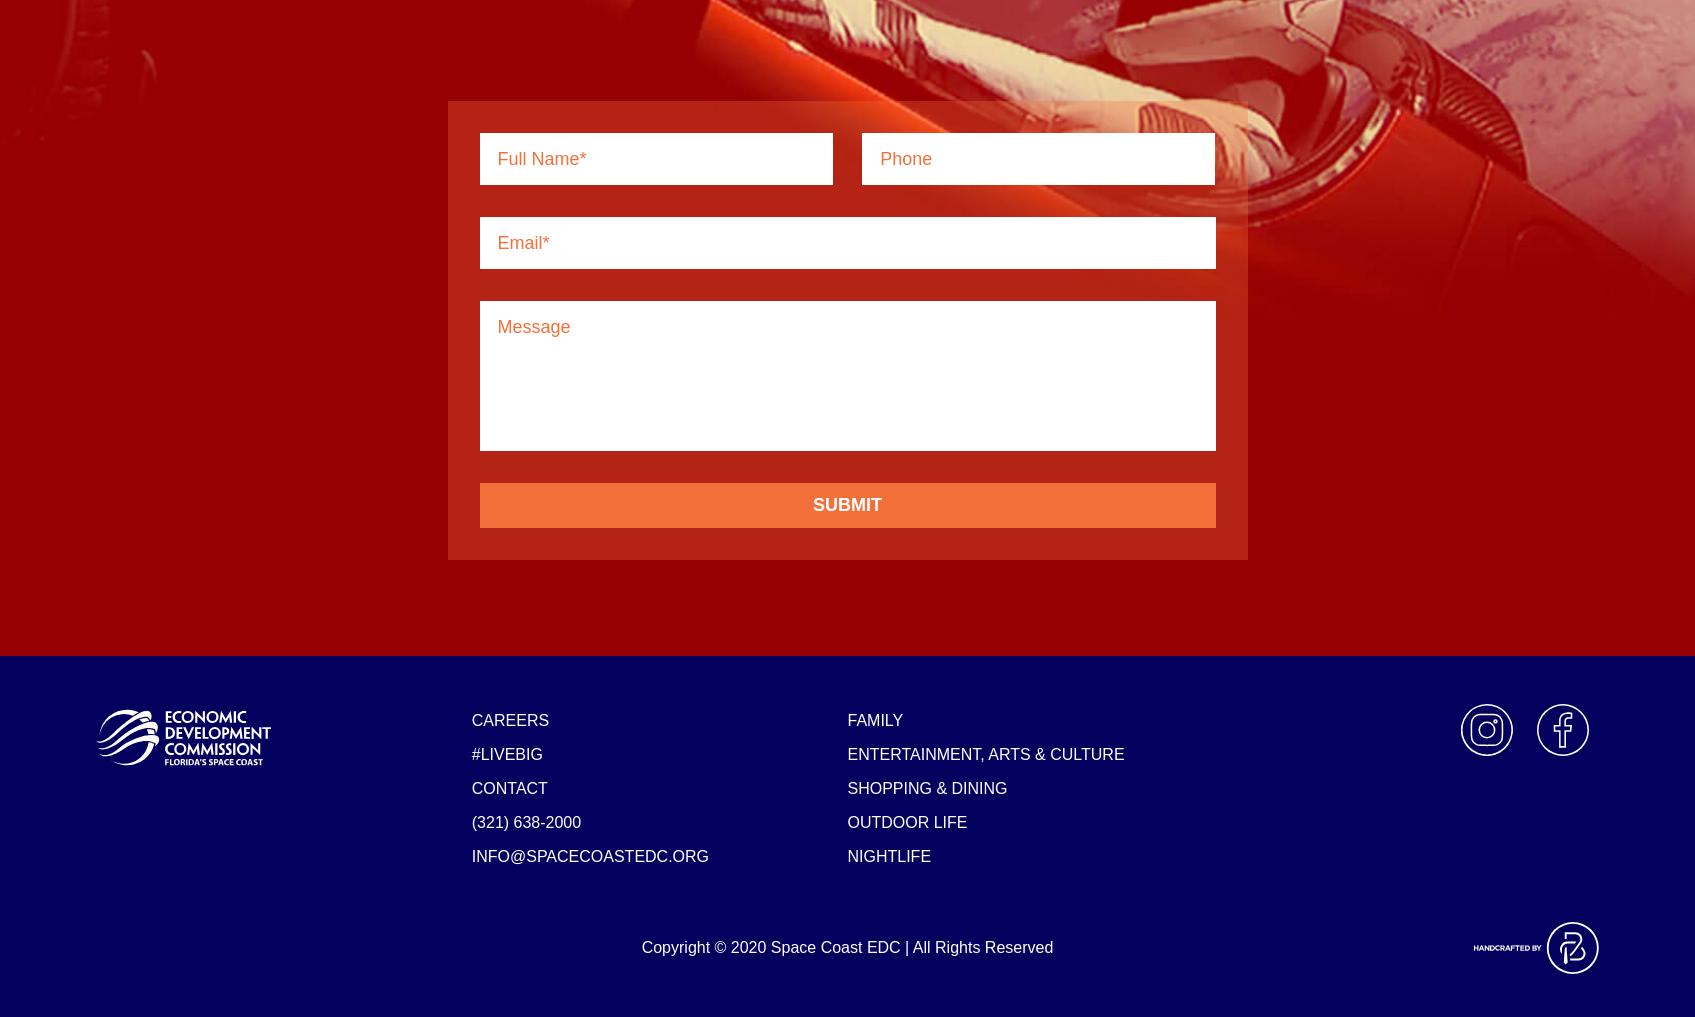 This screenshot has height=1017, width=1695. Describe the element at coordinates (525, 820) in the screenshot. I see `'(321) 638-2000'` at that location.